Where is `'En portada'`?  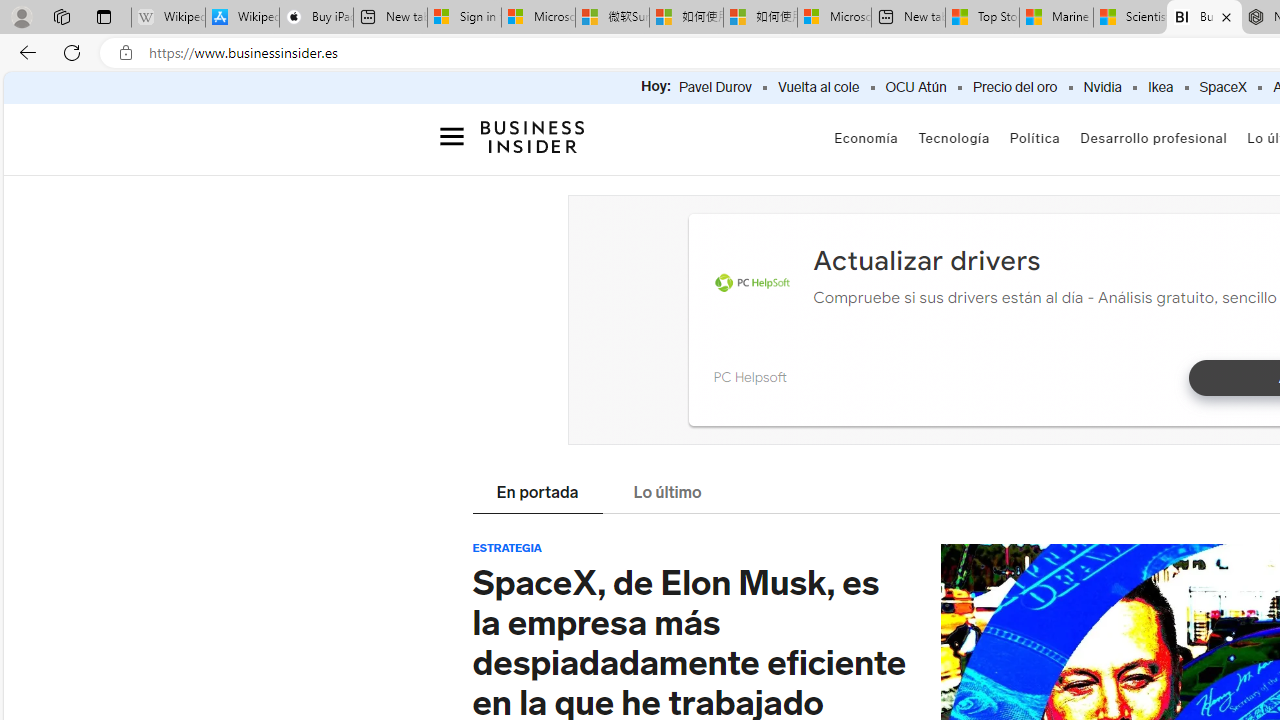
'En portada' is located at coordinates (537, 494).